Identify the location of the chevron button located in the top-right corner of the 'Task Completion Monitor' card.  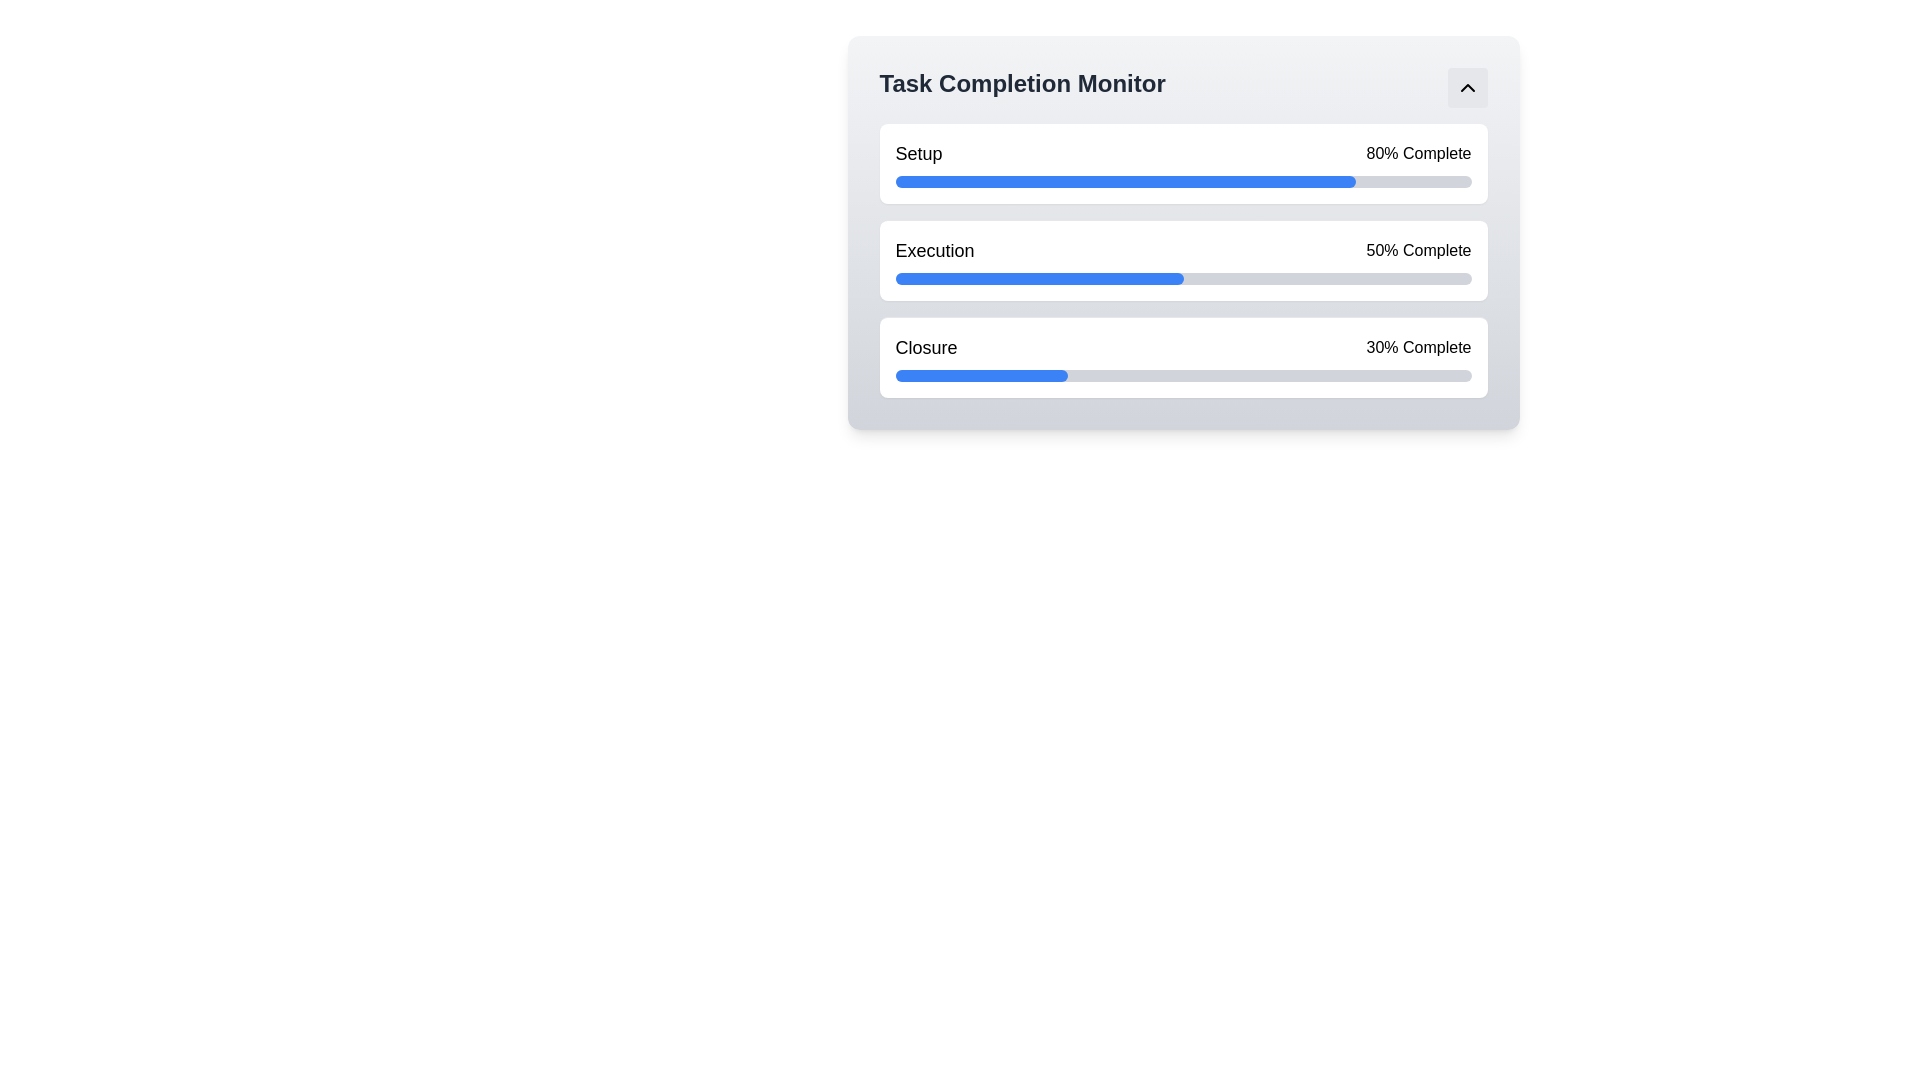
(1467, 87).